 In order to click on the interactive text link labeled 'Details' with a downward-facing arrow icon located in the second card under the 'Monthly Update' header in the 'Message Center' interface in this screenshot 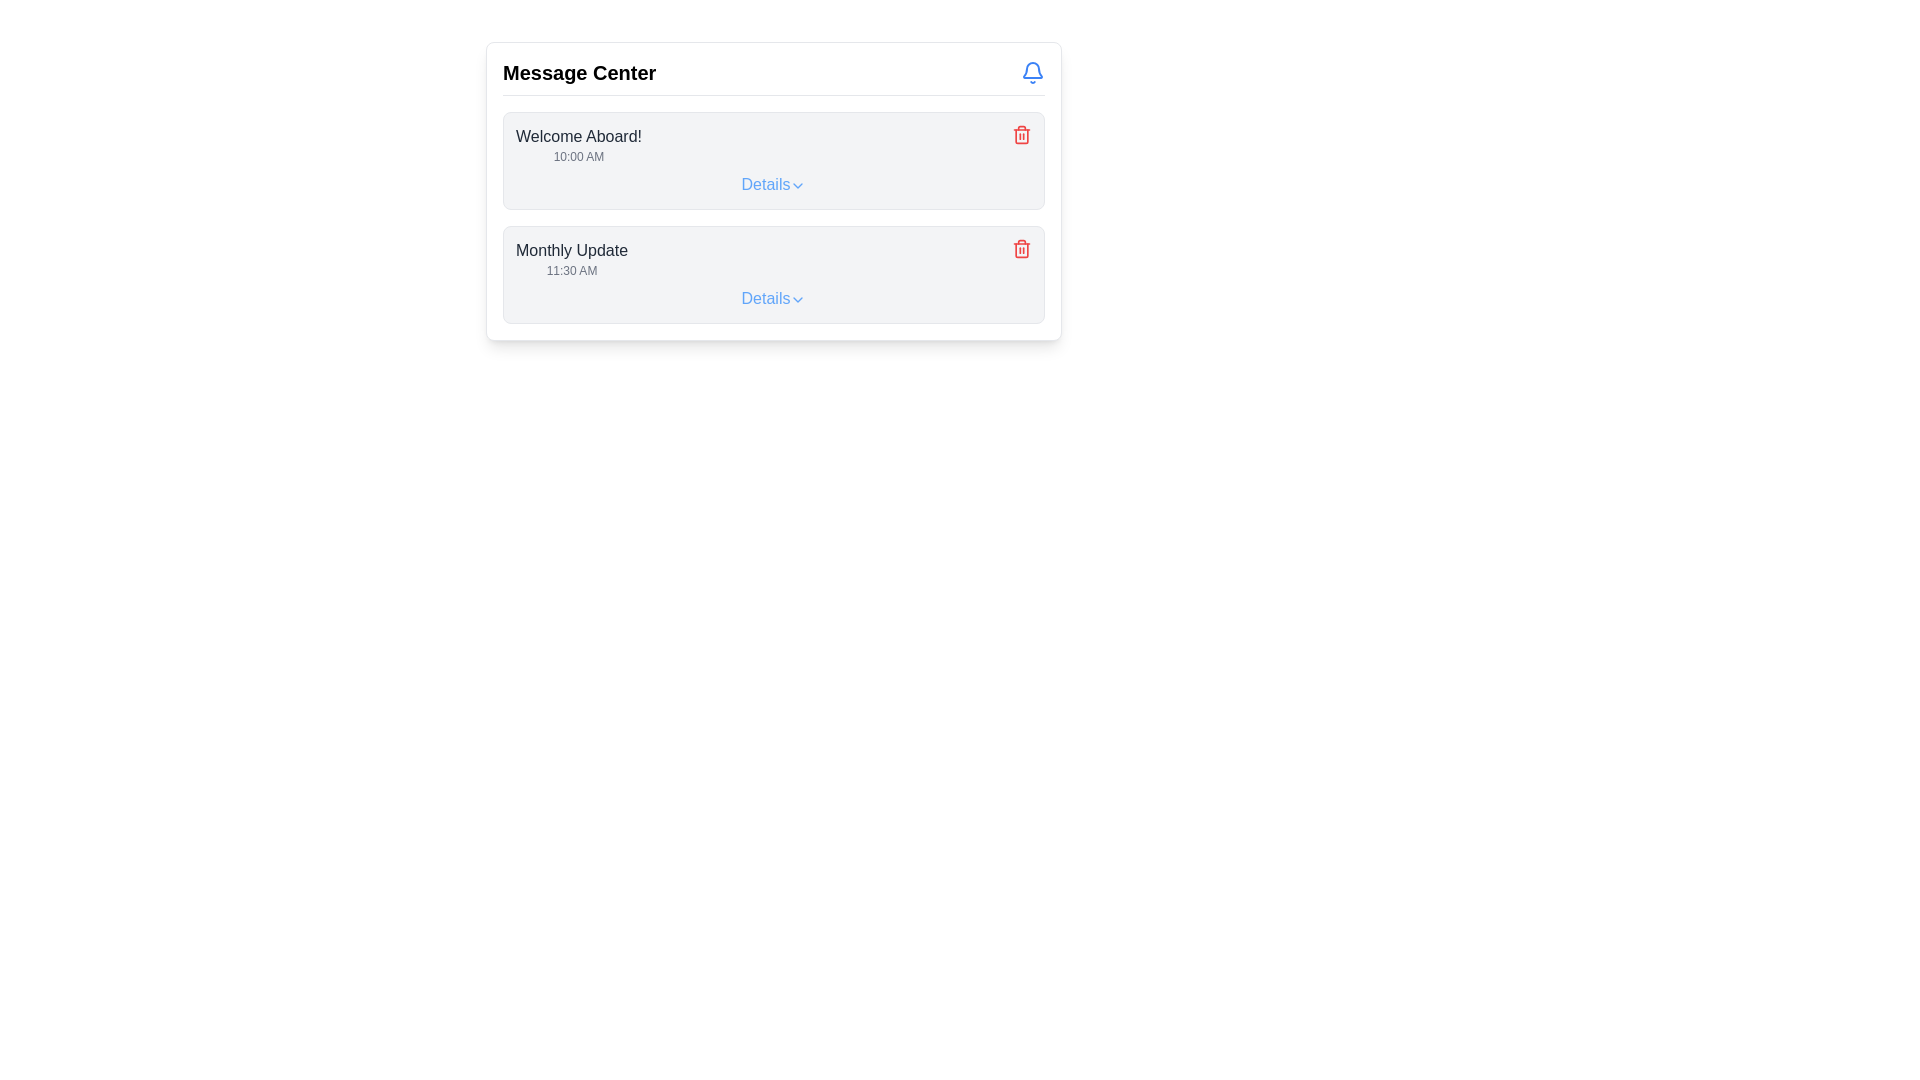, I will do `click(772, 299)`.